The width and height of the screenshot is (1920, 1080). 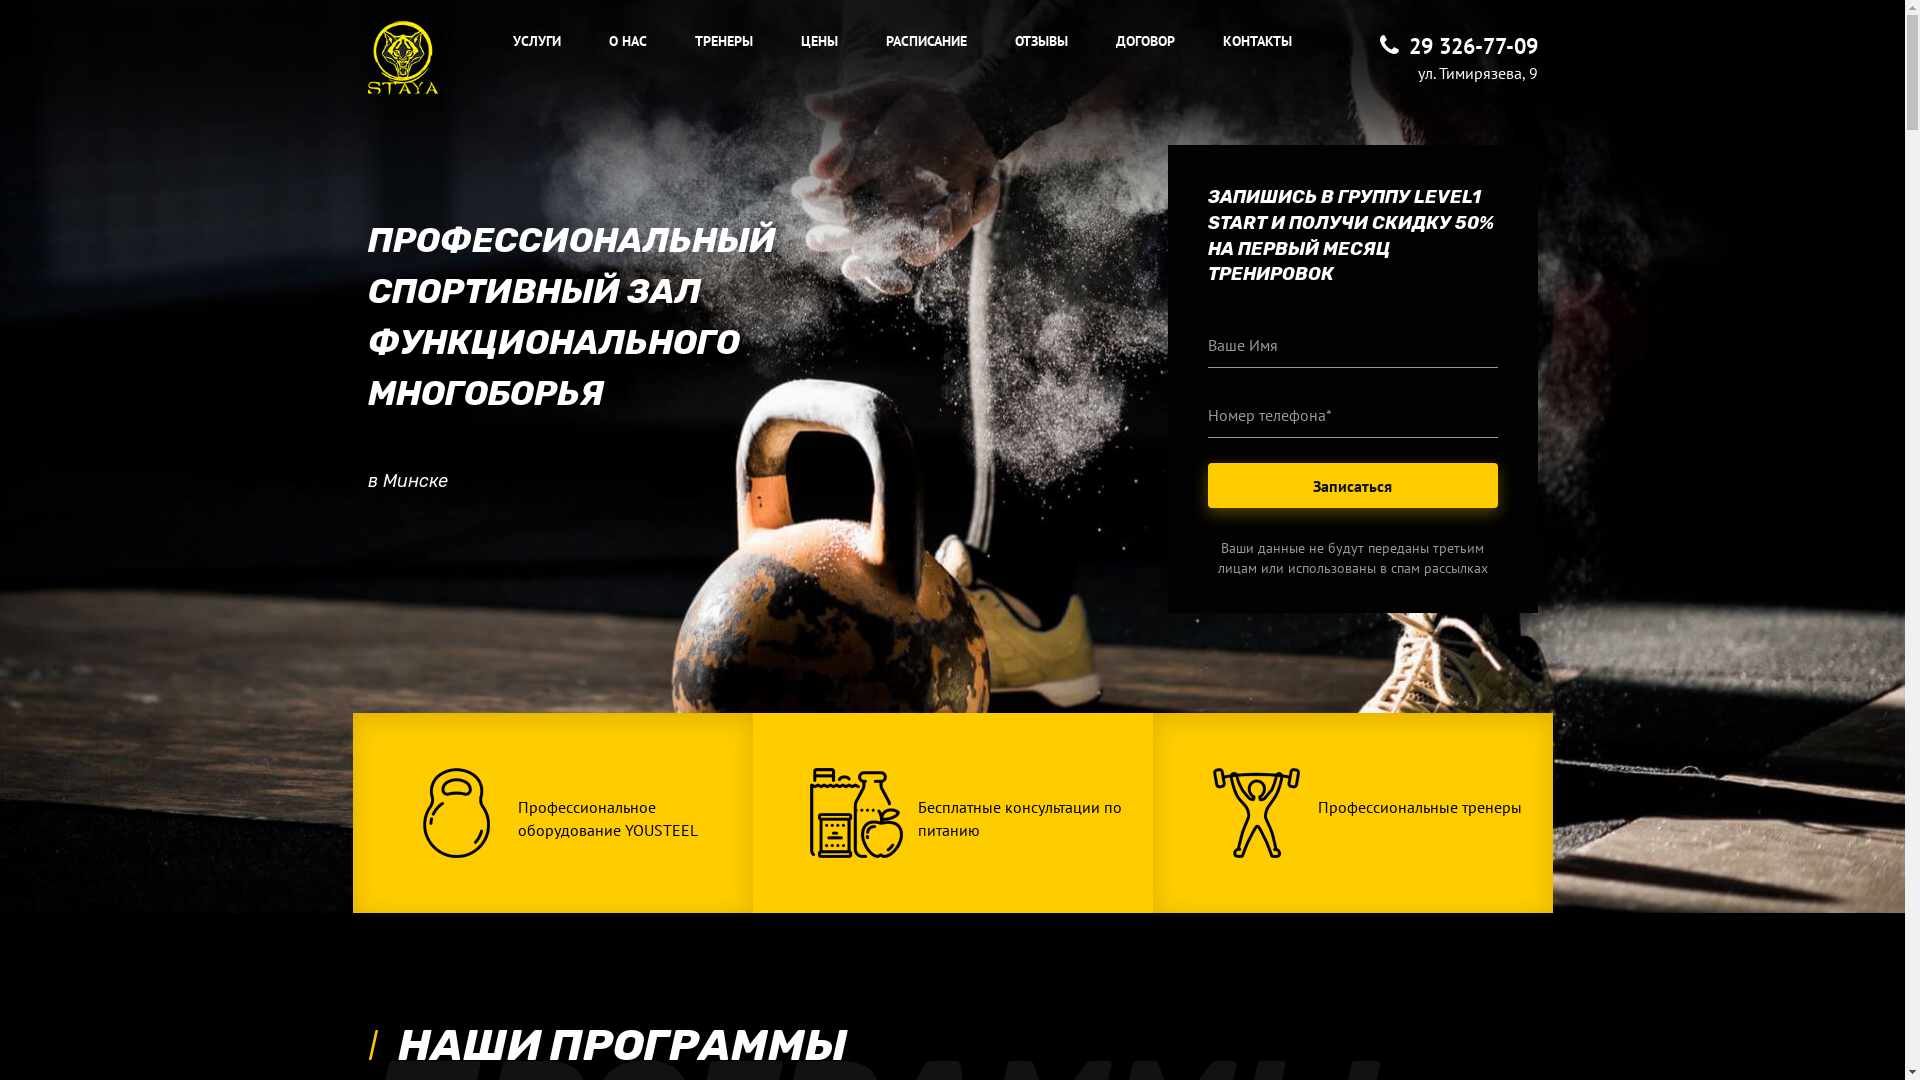 What do you see at coordinates (1459, 45) in the screenshot?
I see `'29 326-77-09'` at bounding box center [1459, 45].